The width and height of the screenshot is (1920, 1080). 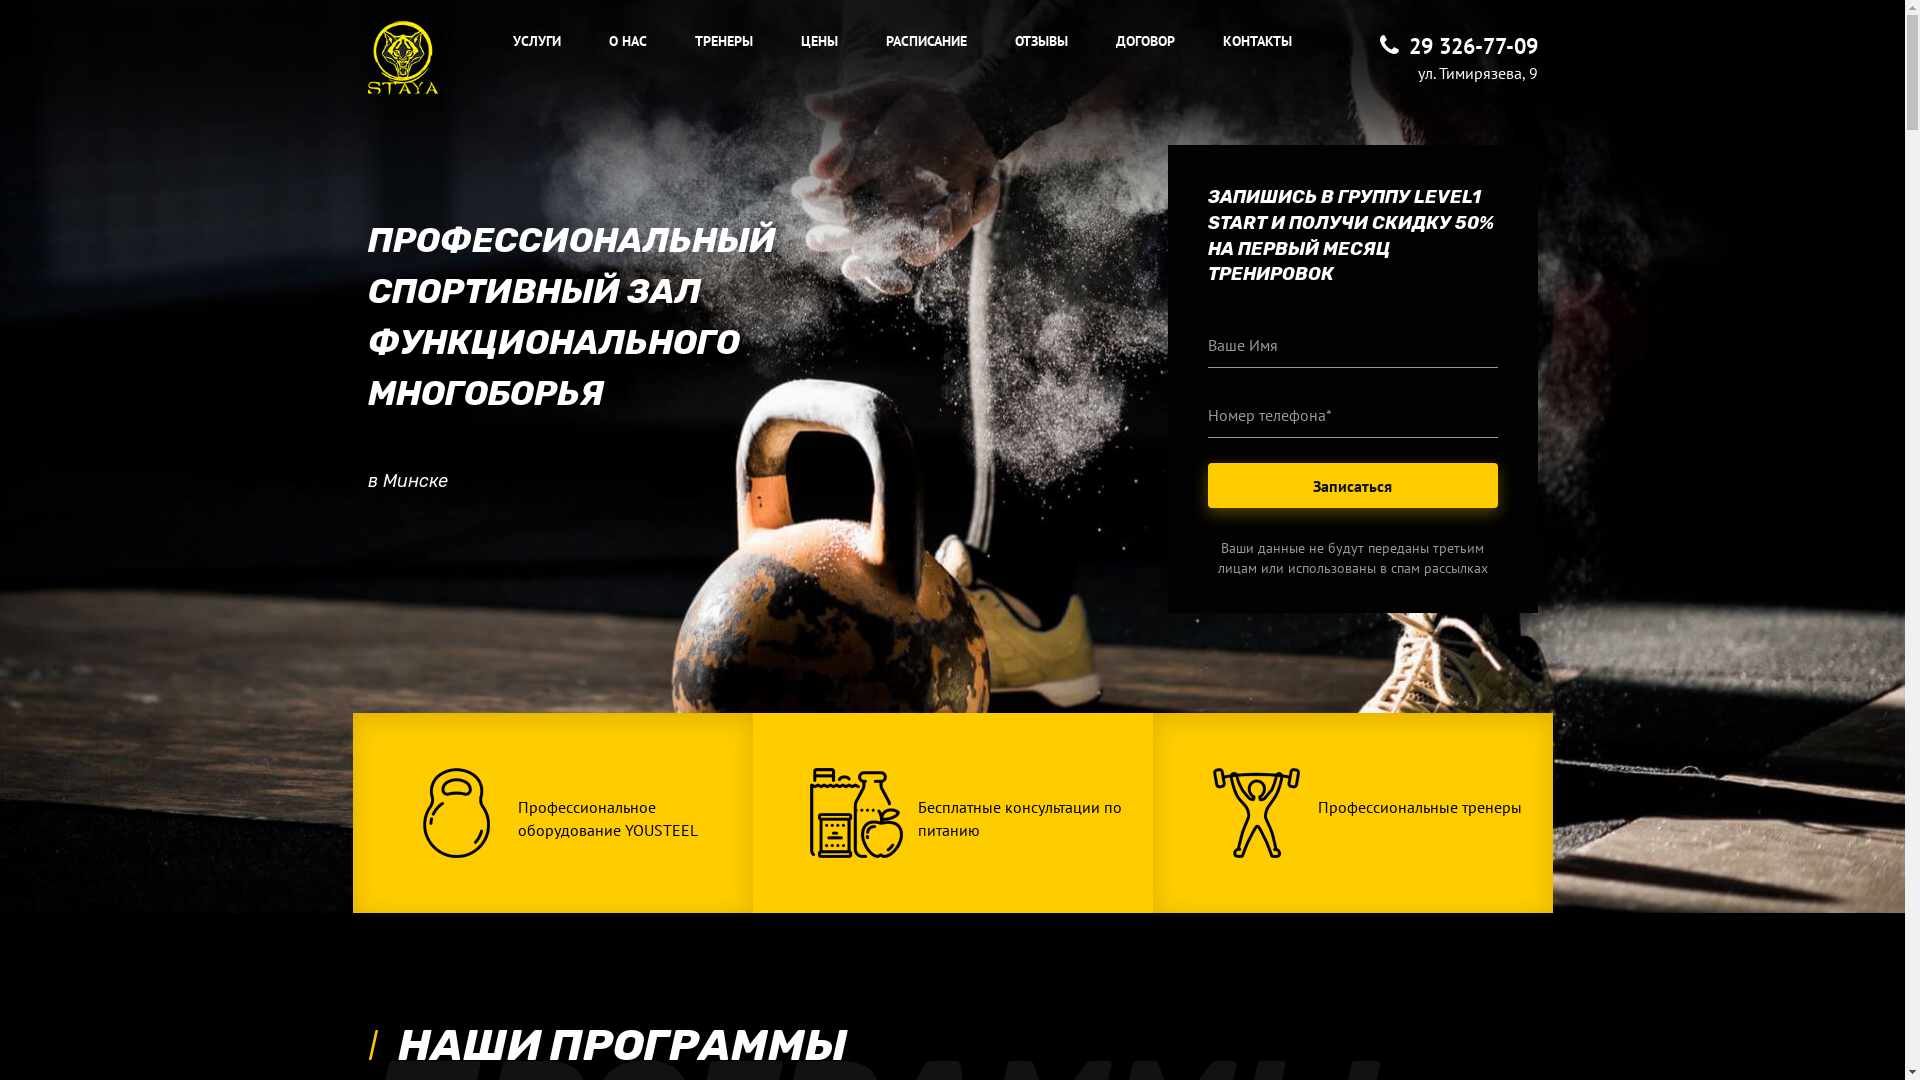 What do you see at coordinates (1459, 45) in the screenshot?
I see `'29 326-77-09'` at bounding box center [1459, 45].